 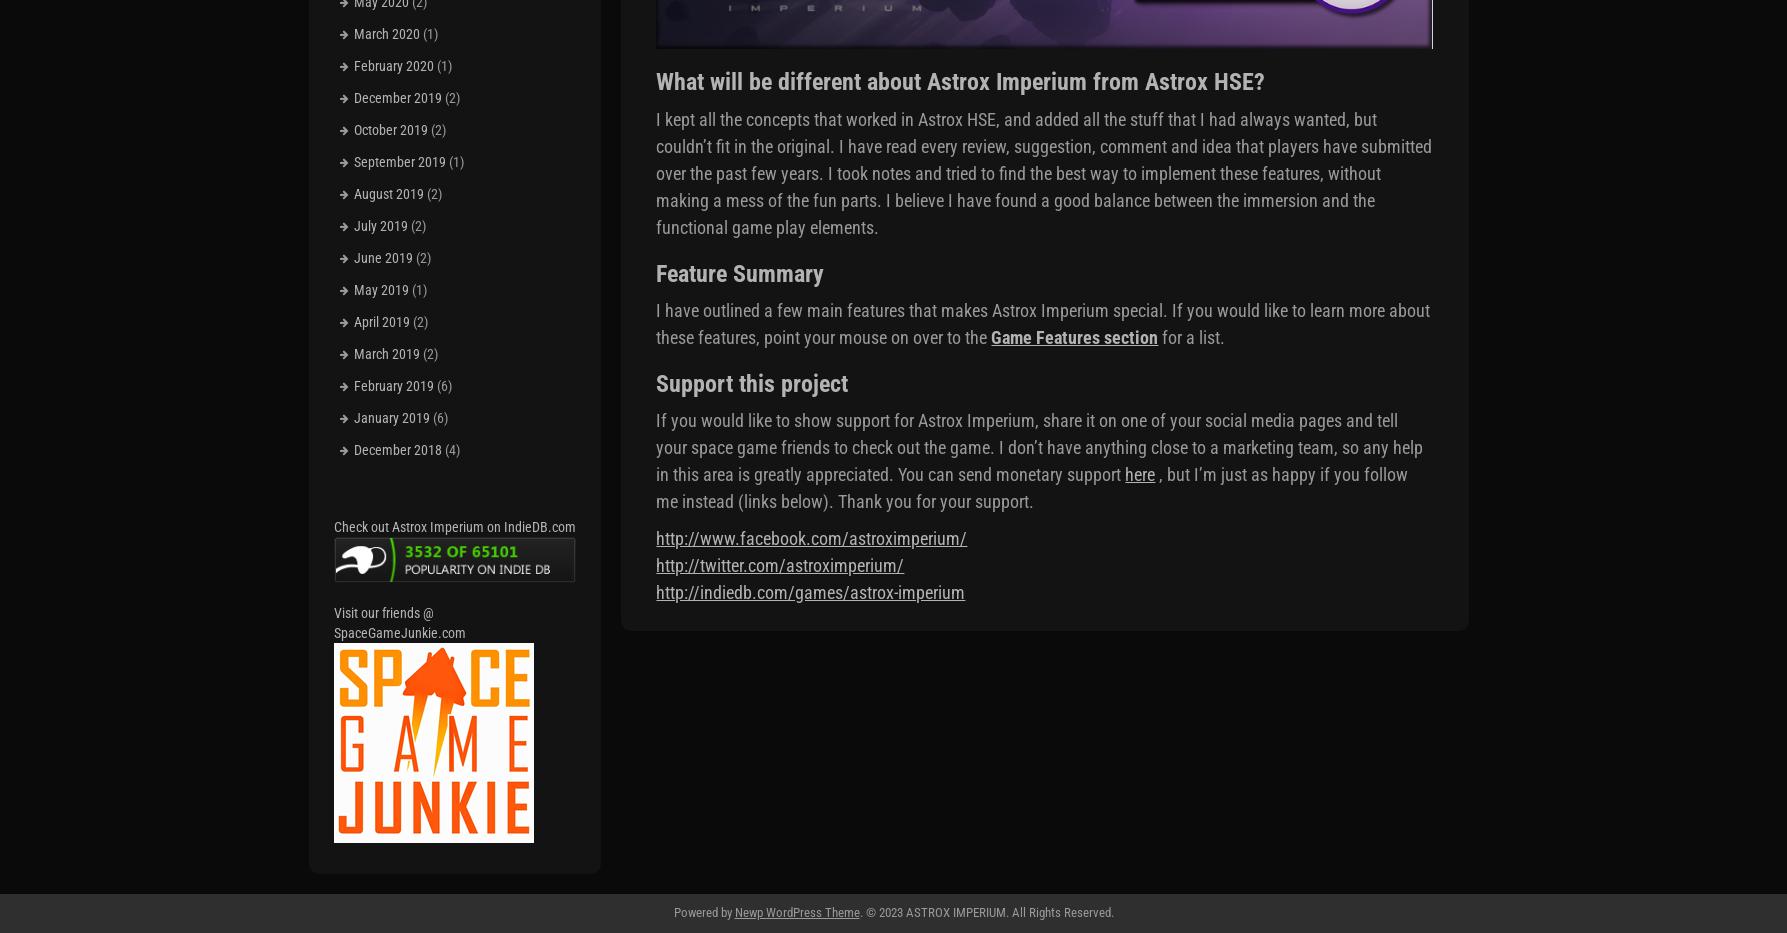 What do you see at coordinates (810, 592) in the screenshot?
I see `'http://indiedb.com/games/astrox-imperium'` at bounding box center [810, 592].